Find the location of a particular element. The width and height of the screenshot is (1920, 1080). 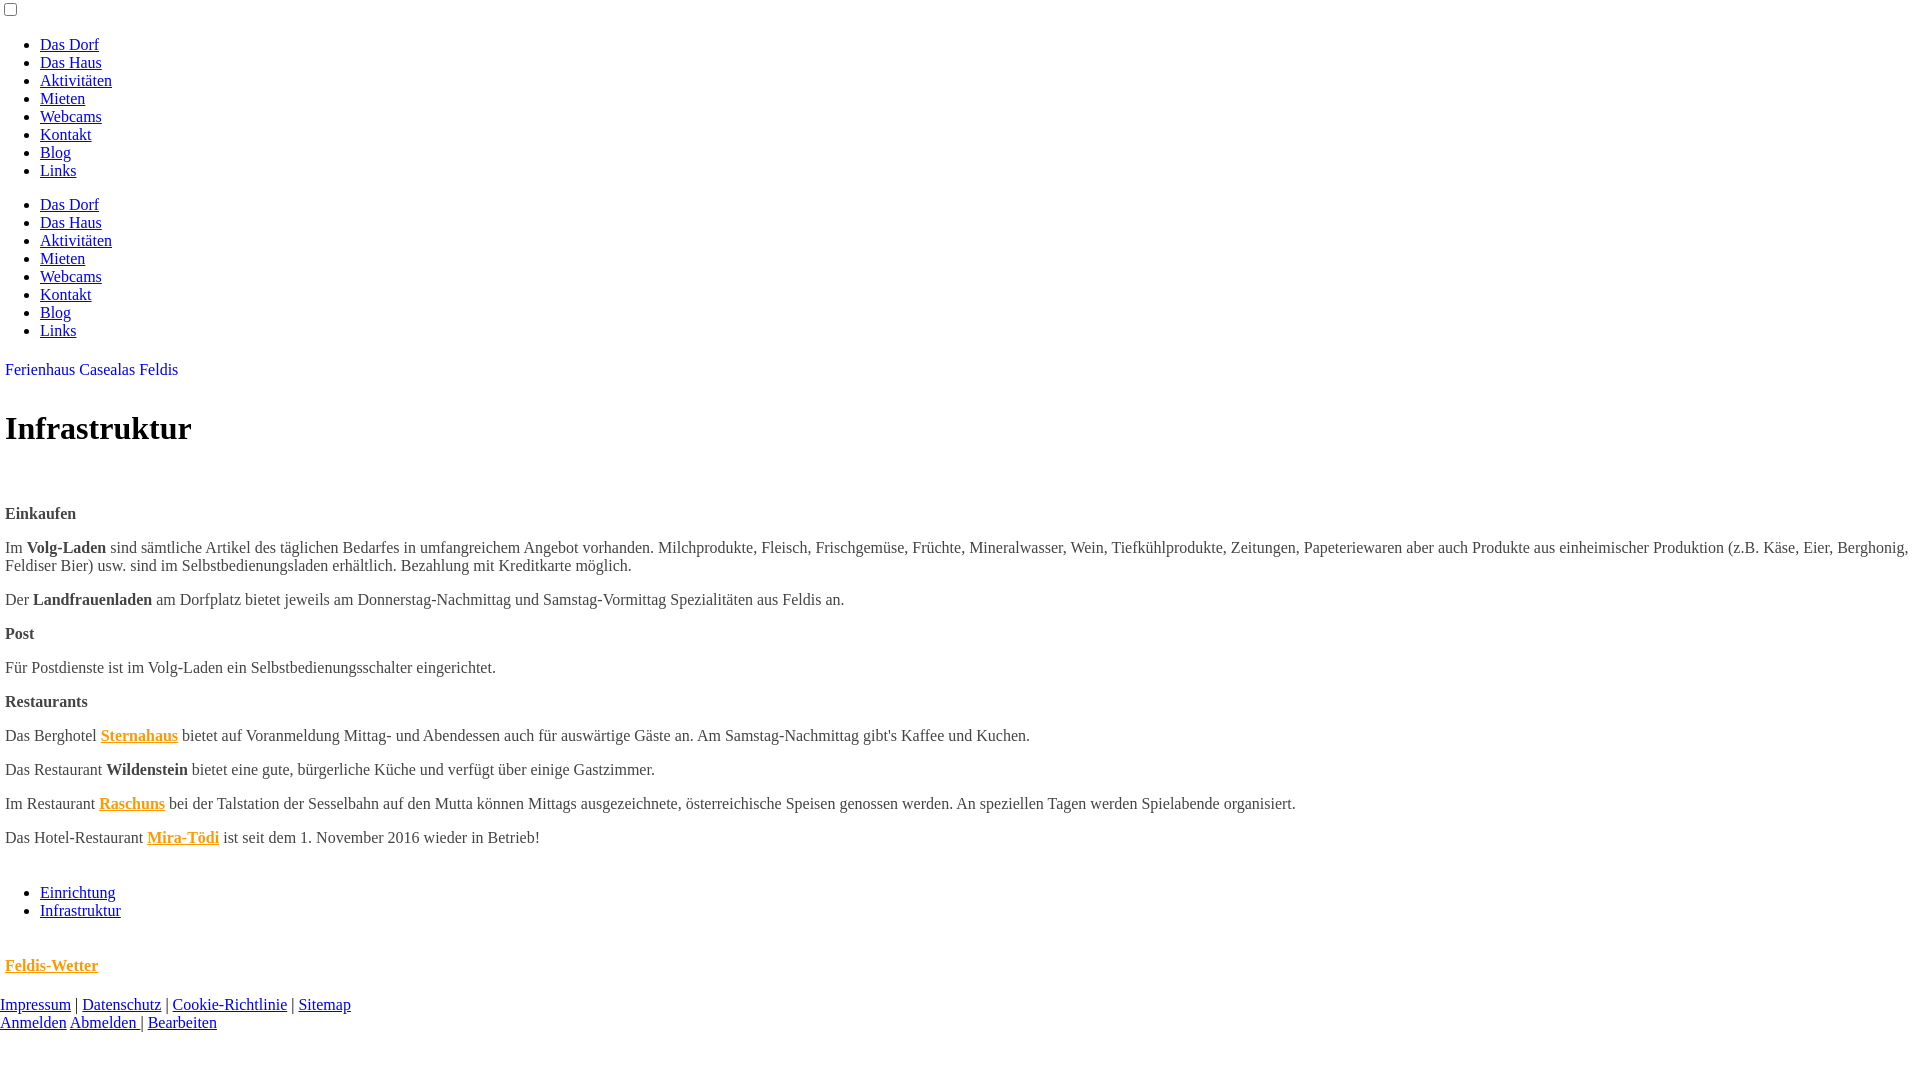

'Blog' is located at coordinates (55, 151).